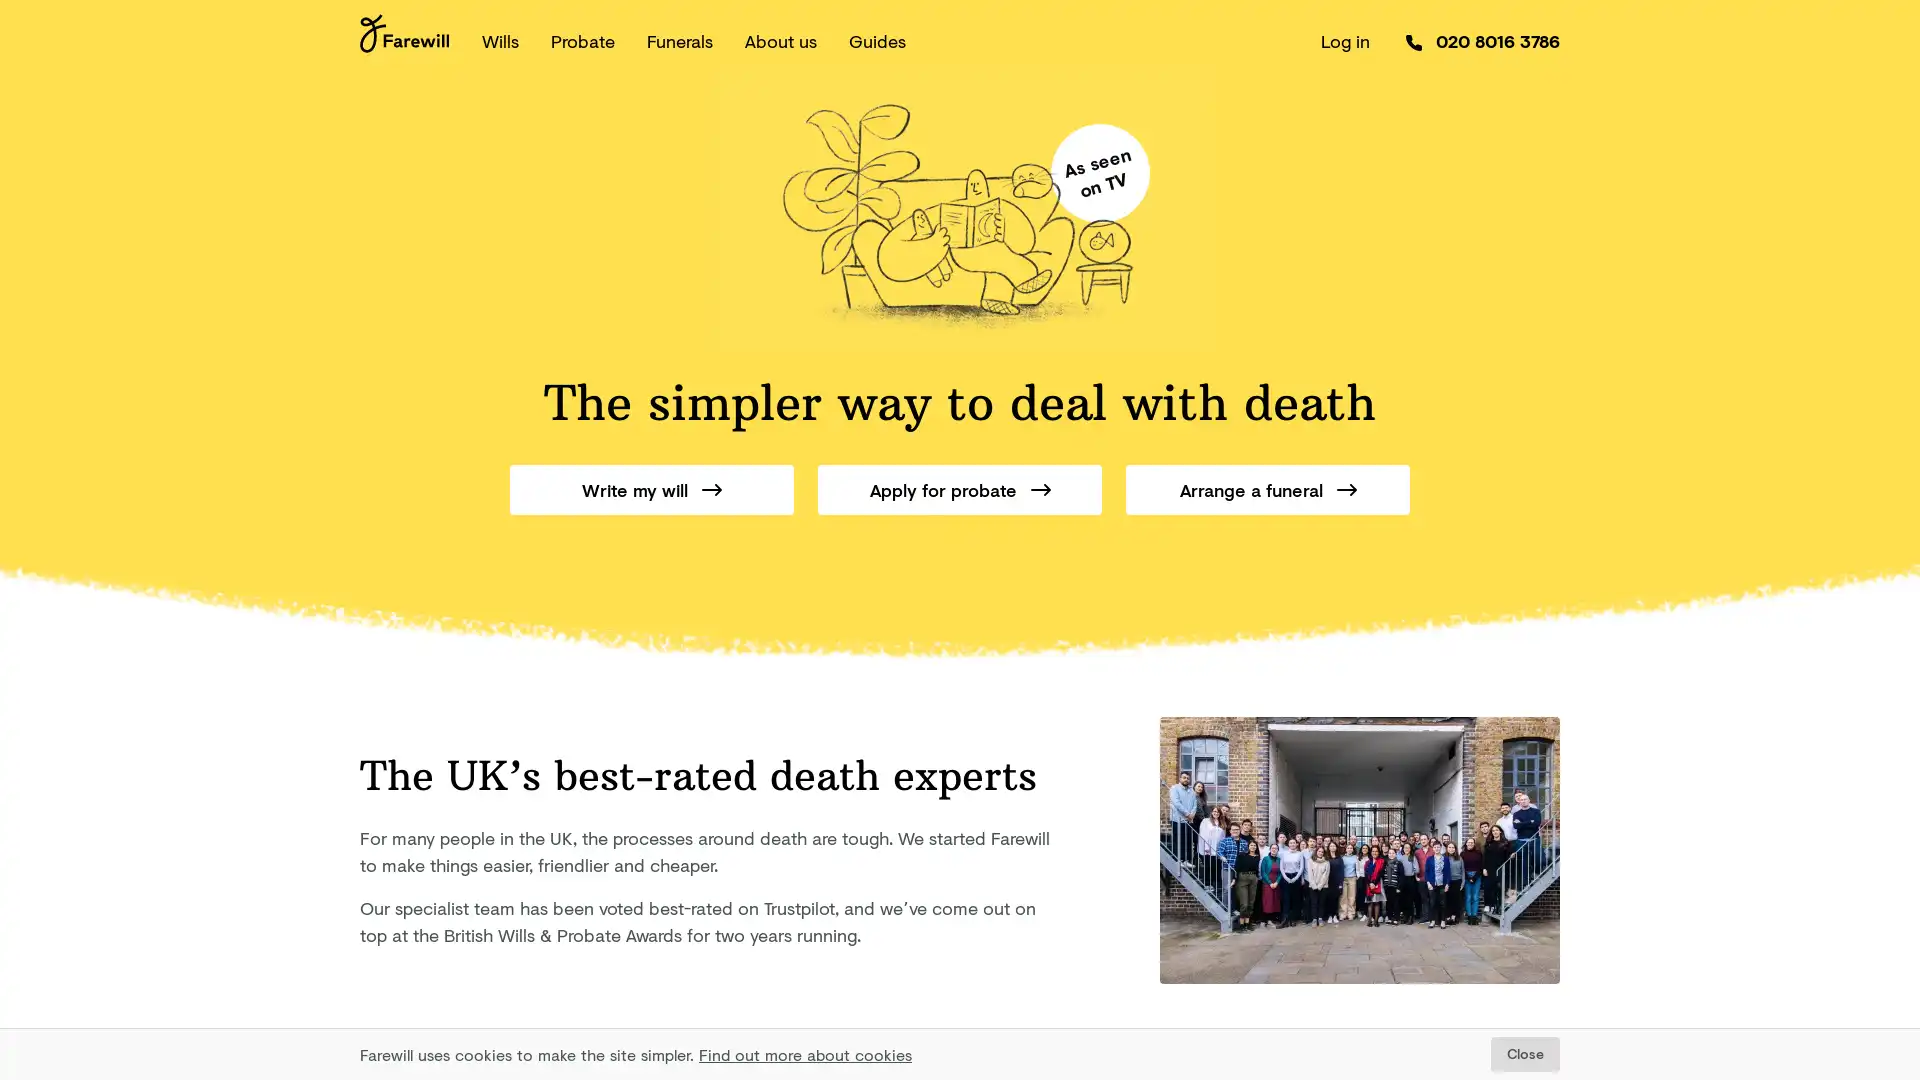 The width and height of the screenshot is (1920, 1080). What do you see at coordinates (1524, 1053) in the screenshot?
I see `Close cookie banner` at bounding box center [1524, 1053].